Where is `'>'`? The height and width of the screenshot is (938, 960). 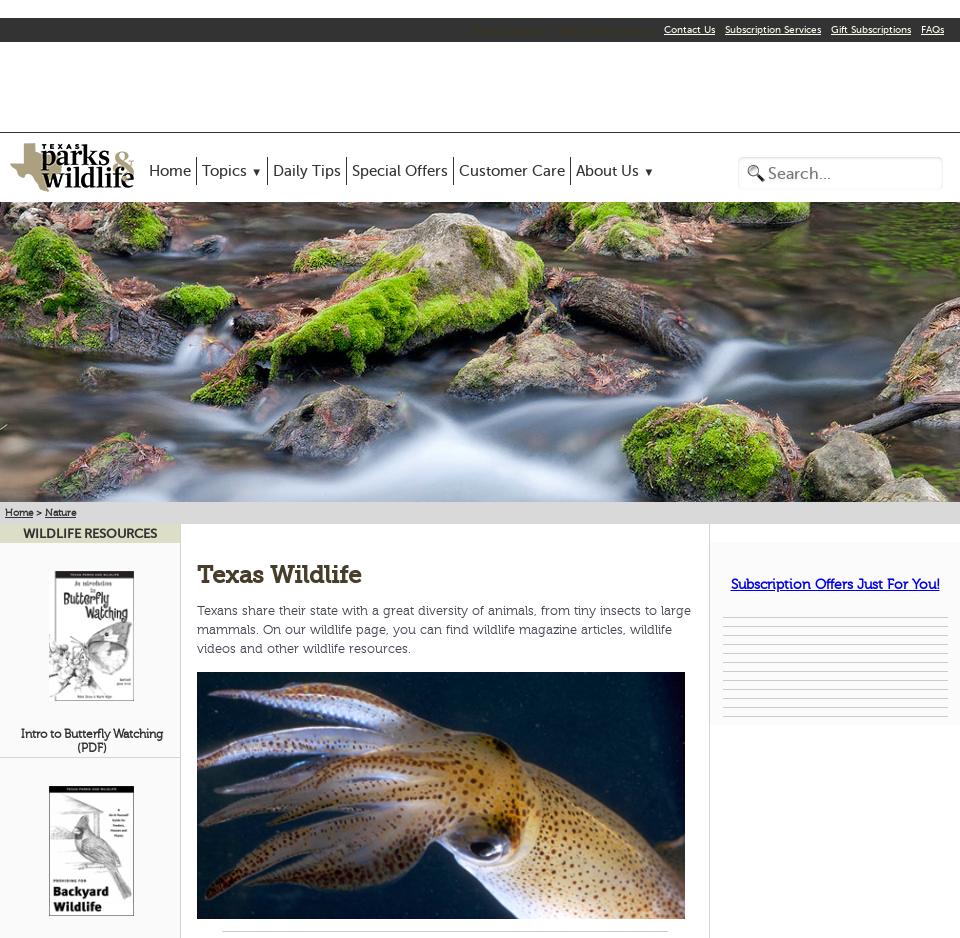
'>' is located at coordinates (37, 511).